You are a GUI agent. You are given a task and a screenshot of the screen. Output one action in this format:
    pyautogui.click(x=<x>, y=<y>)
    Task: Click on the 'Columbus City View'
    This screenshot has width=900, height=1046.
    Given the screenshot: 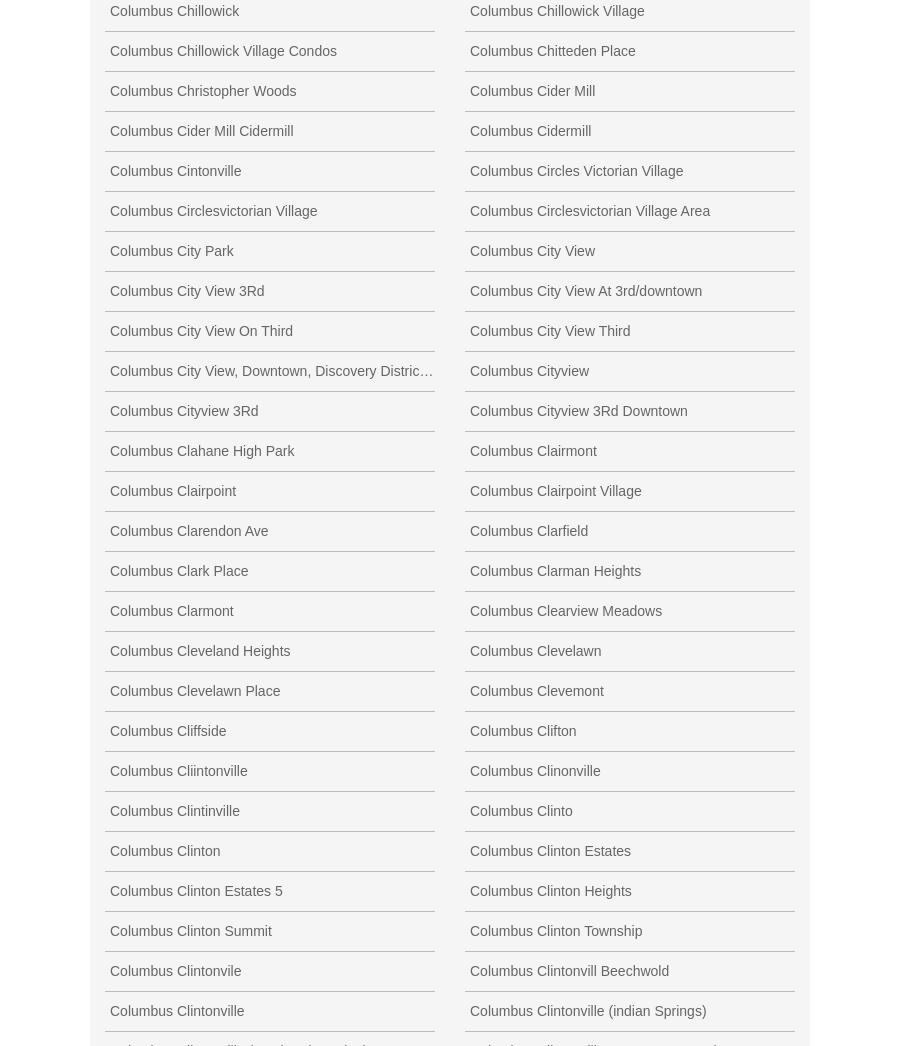 What is the action you would take?
    pyautogui.click(x=468, y=248)
    